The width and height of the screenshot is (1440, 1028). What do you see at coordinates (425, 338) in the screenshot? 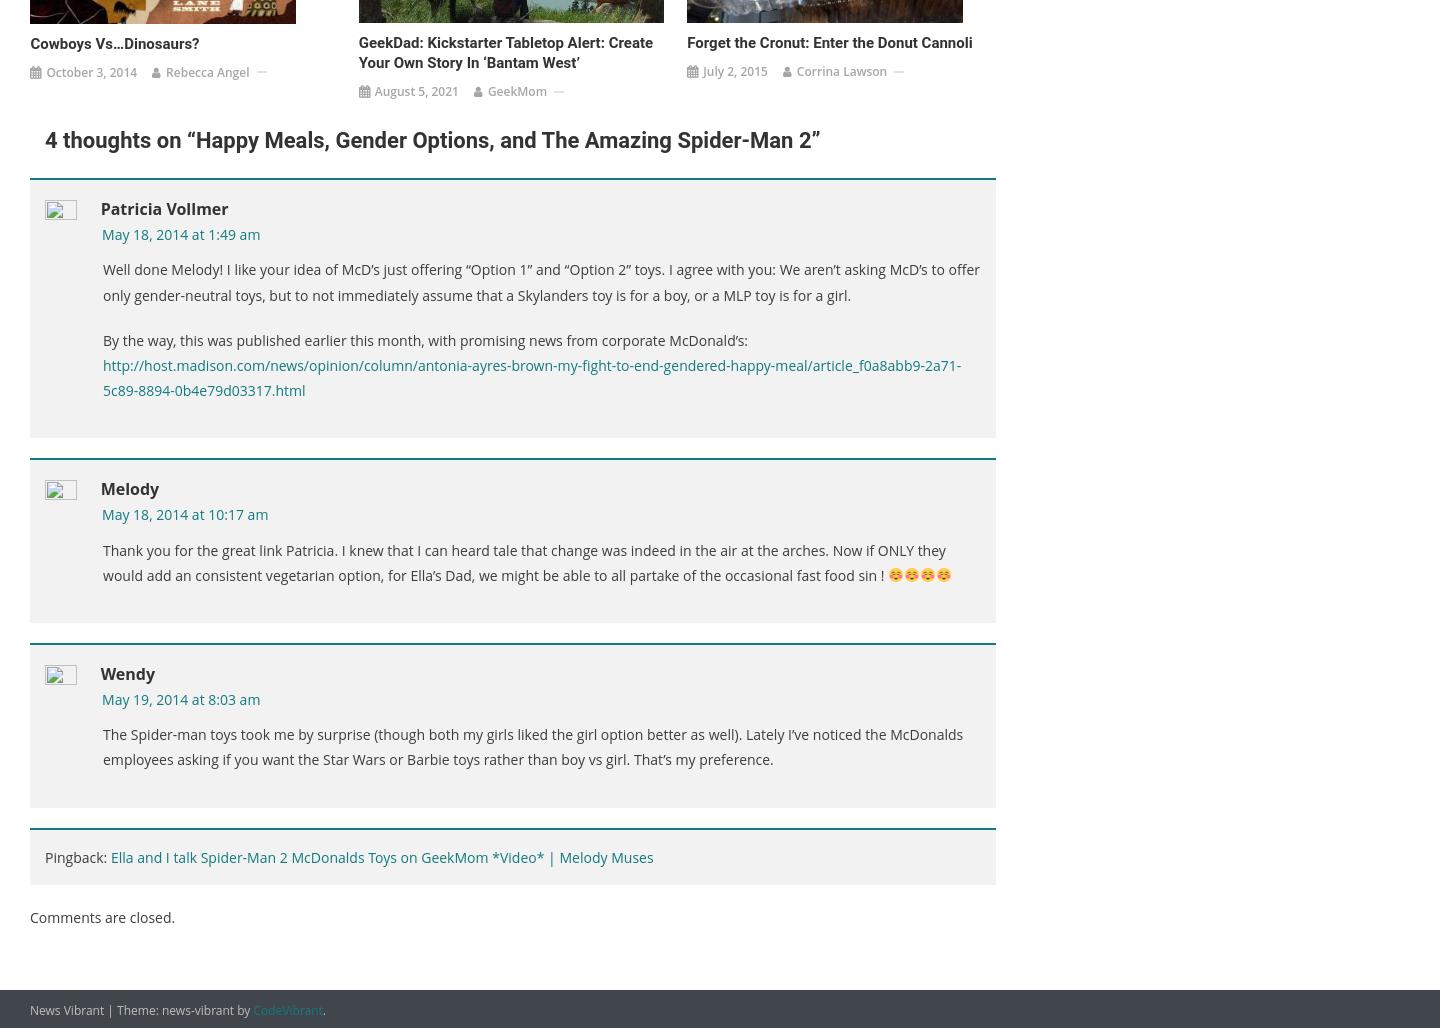
I see `'By the way, this was published earlier this month, with promising news from corporate McDonald’s:'` at bounding box center [425, 338].